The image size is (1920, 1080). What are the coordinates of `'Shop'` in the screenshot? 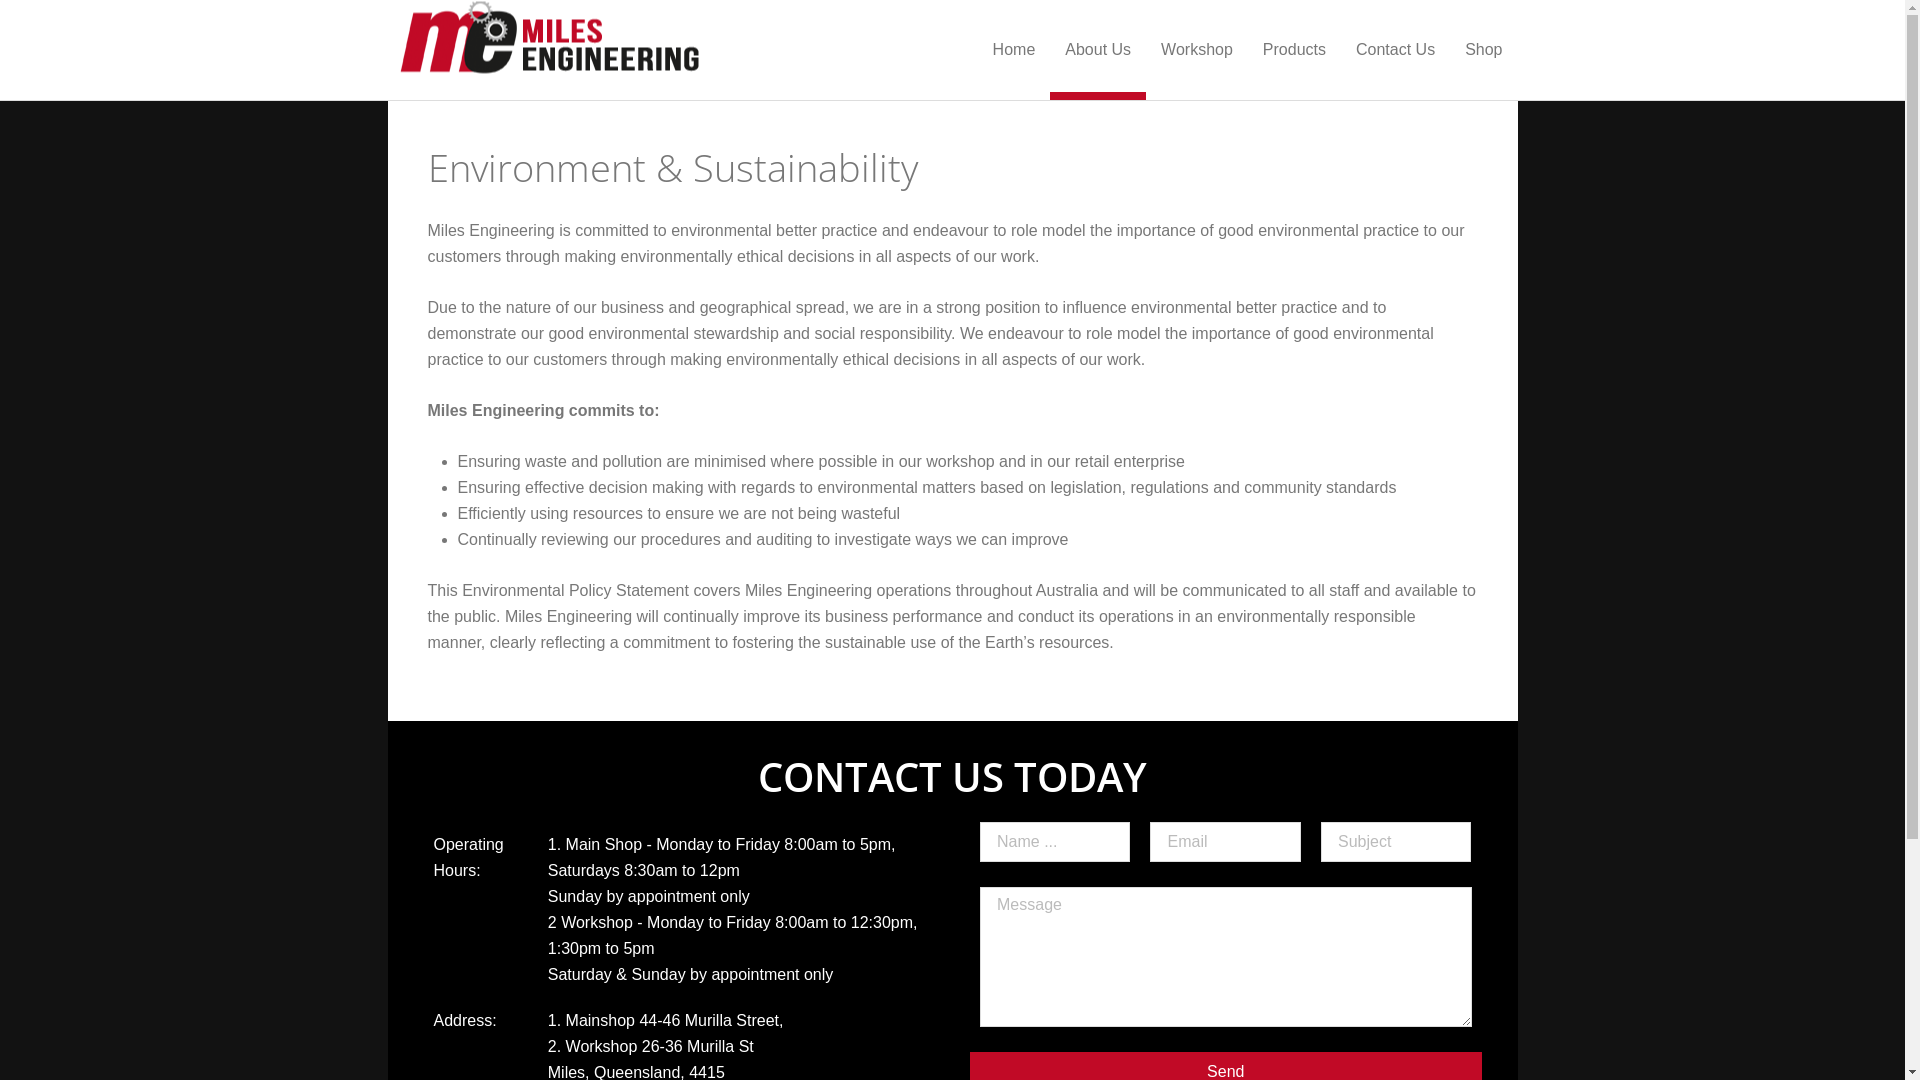 It's located at (1449, 49).